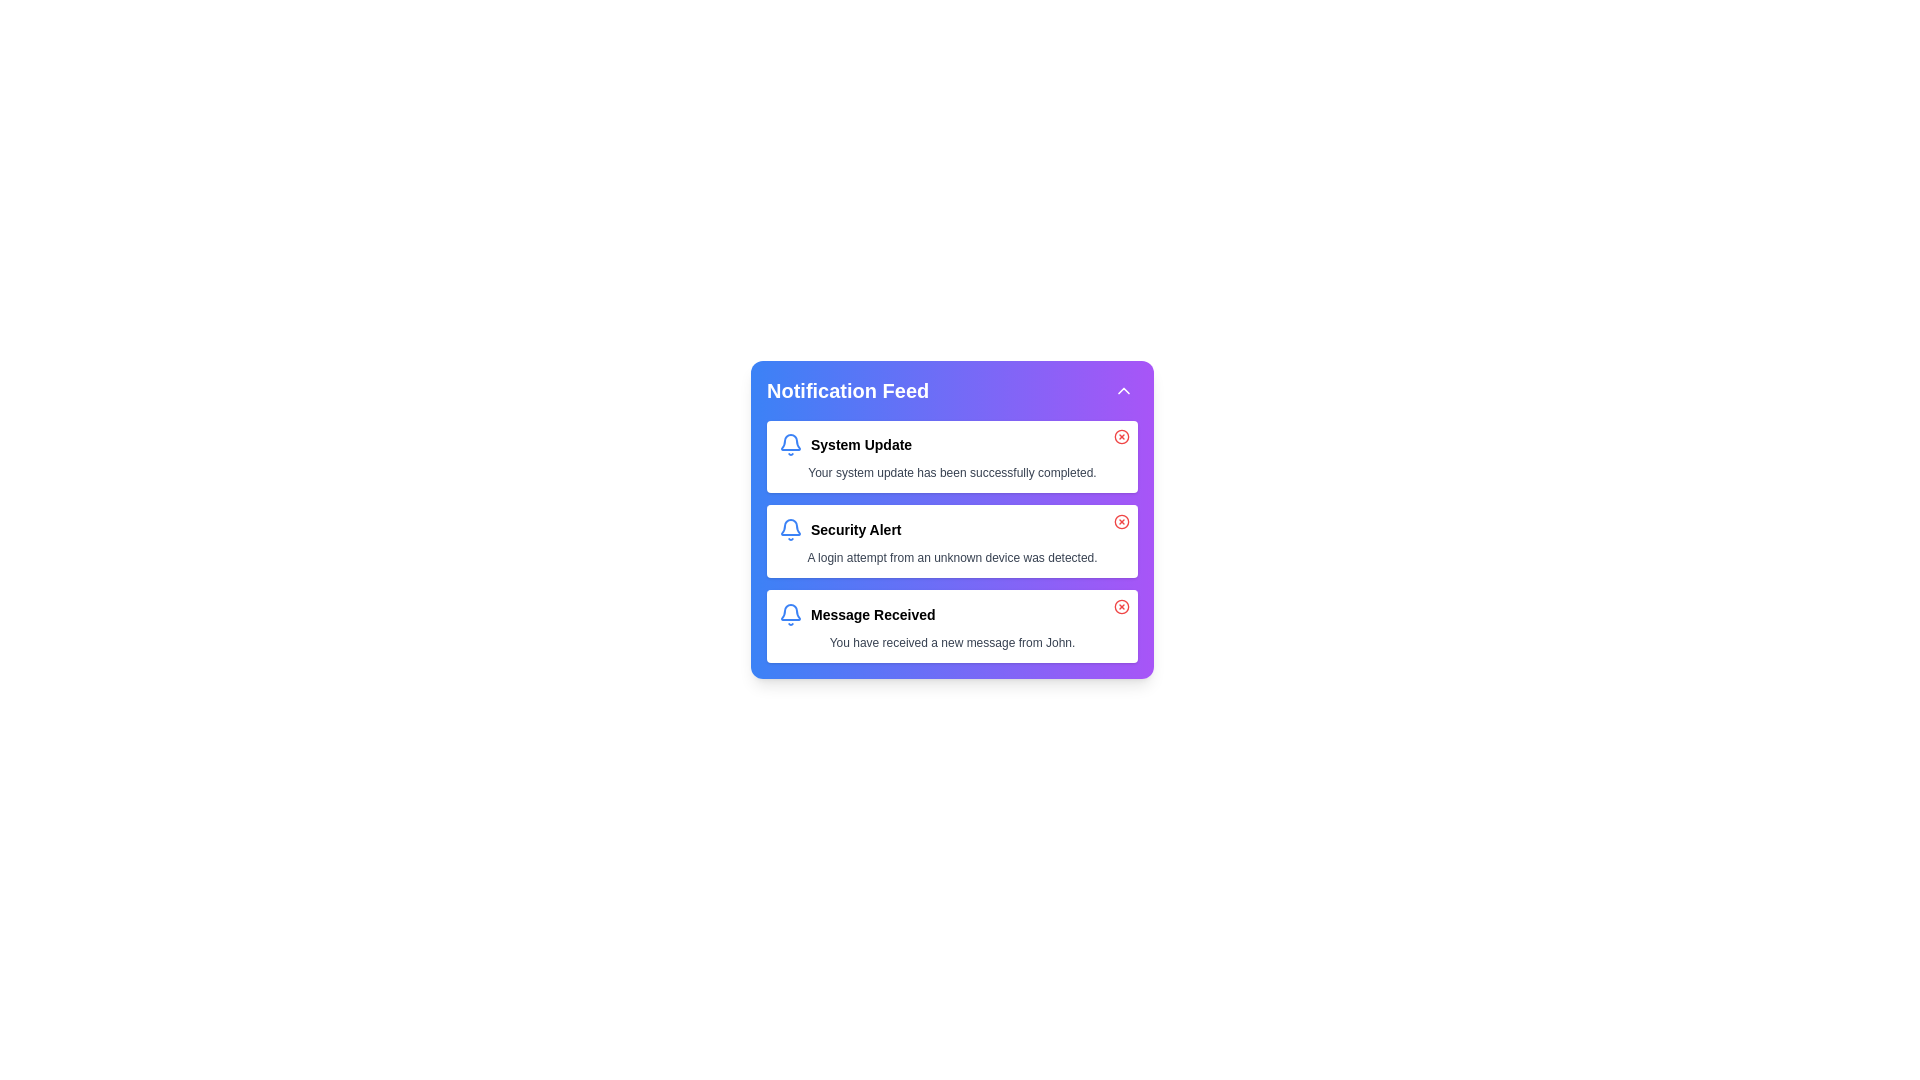 Image resolution: width=1920 pixels, height=1080 pixels. What do you see at coordinates (951, 541) in the screenshot?
I see `information displayed in the notification alerting about a security-related event, which is the second entry in the 'Notification Feed' list` at bounding box center [951, 541].